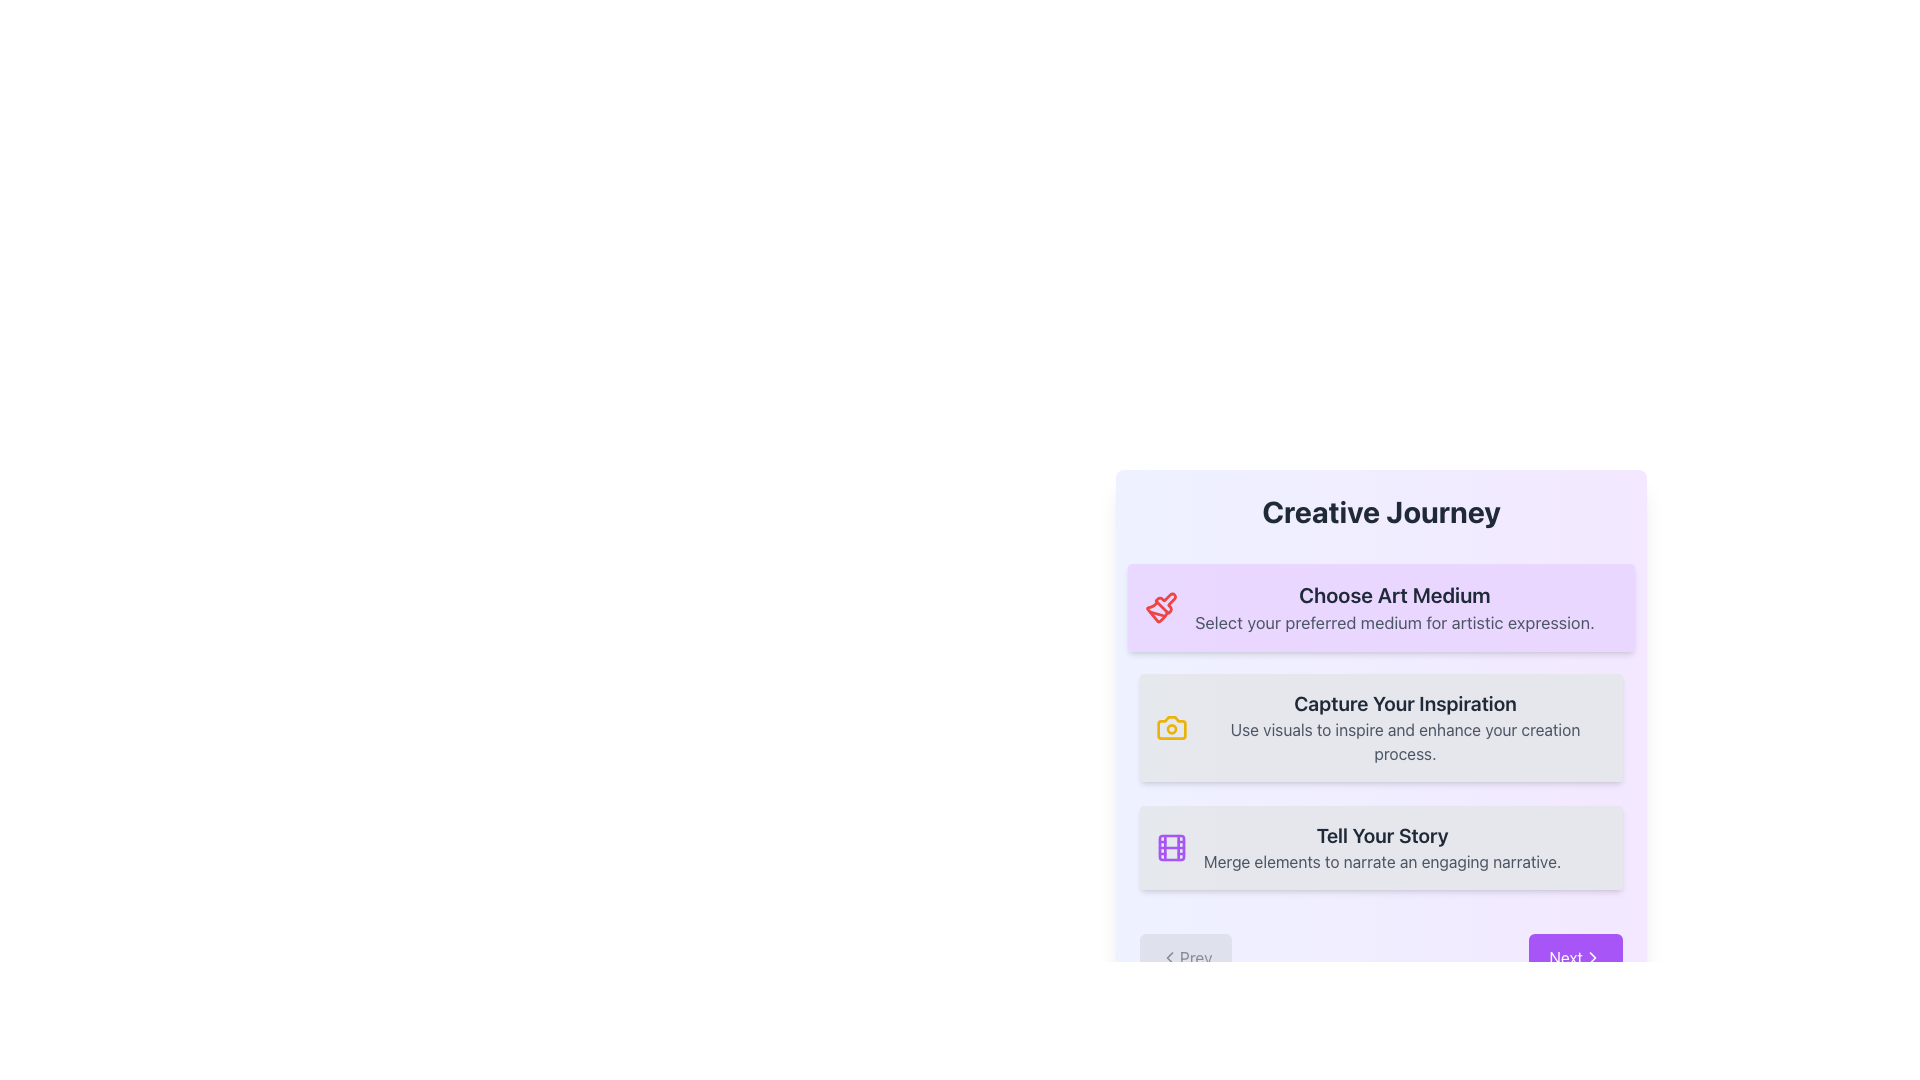 The width and height of the screenshot is (1920, 1080). I want to click on the red paintbrush icon located to the left of the text 'Choose Art Medium' in the highlighted section with a lavender background, so click(1161, 607).